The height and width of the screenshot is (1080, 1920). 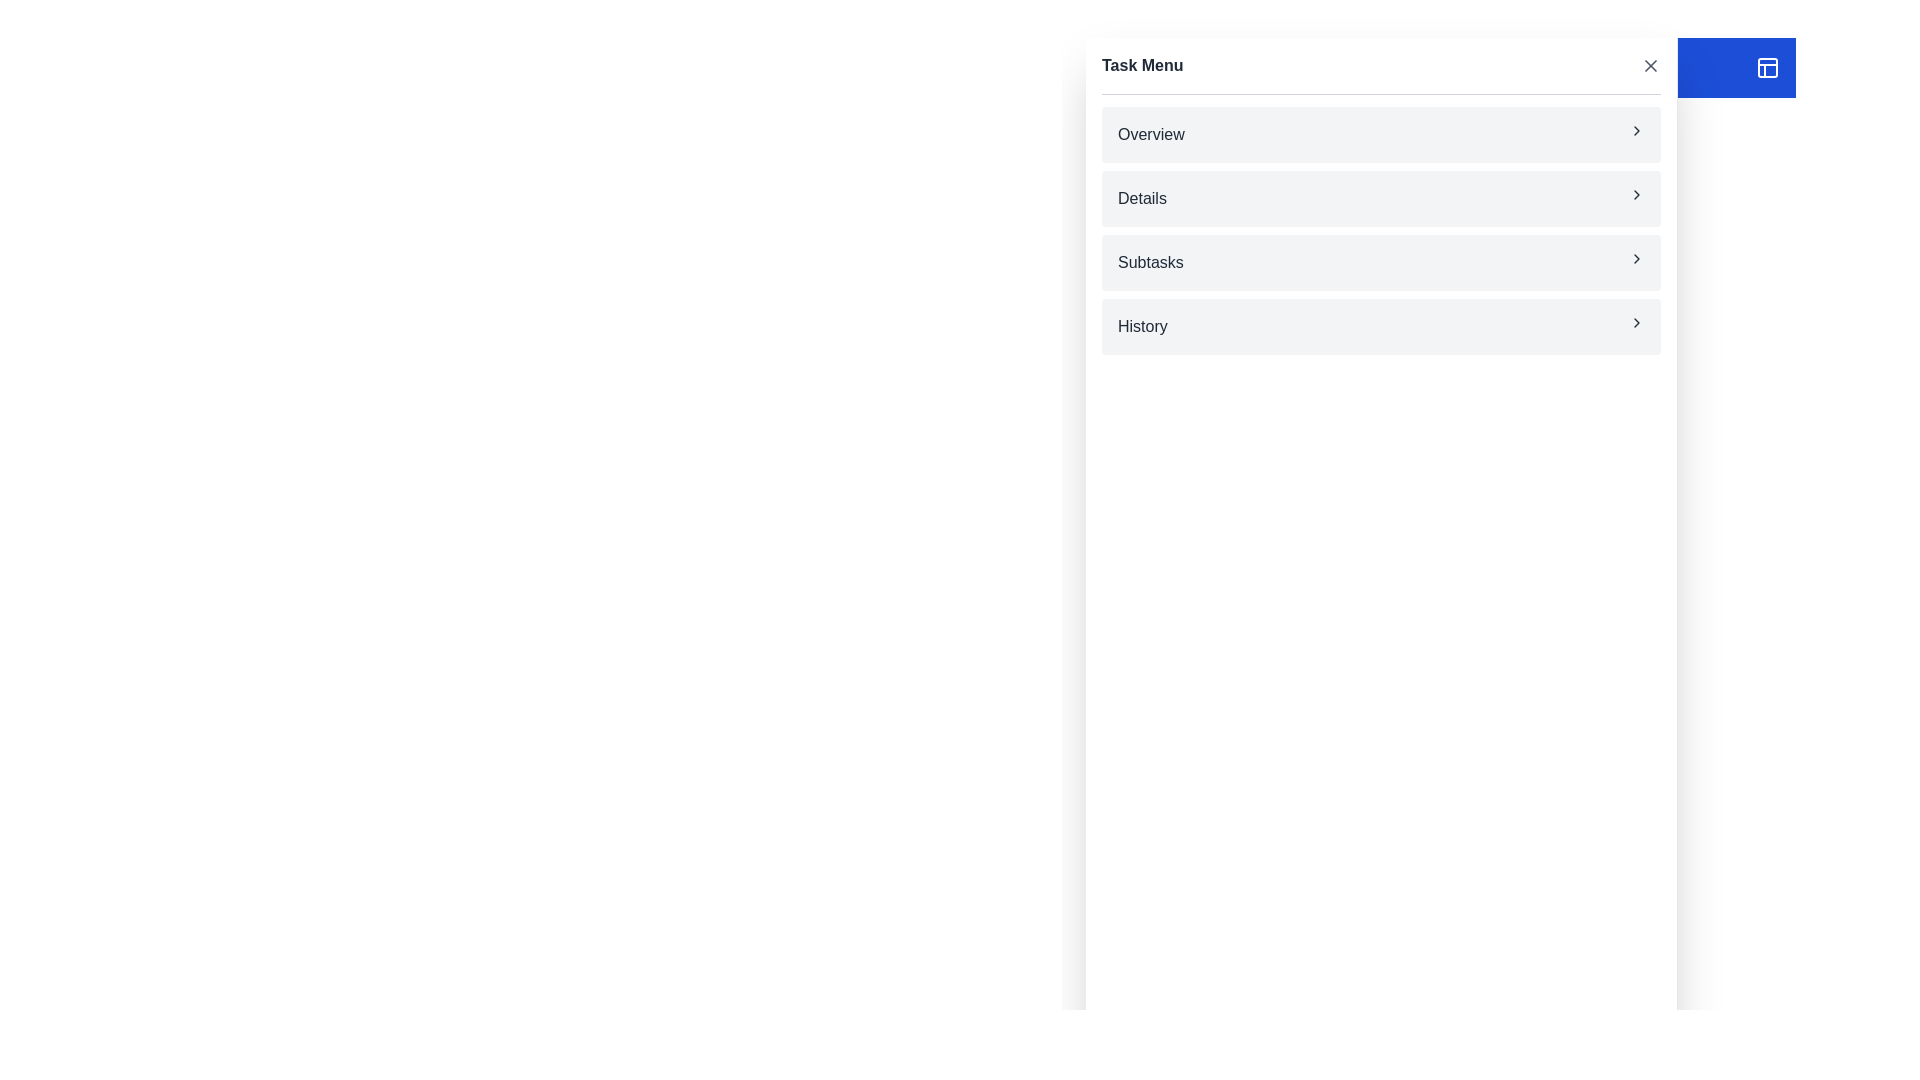 I want to click on the blue control icon at the top-right corner of the interface with a grid-like SVG symbol, so click(x=1767, y=67).